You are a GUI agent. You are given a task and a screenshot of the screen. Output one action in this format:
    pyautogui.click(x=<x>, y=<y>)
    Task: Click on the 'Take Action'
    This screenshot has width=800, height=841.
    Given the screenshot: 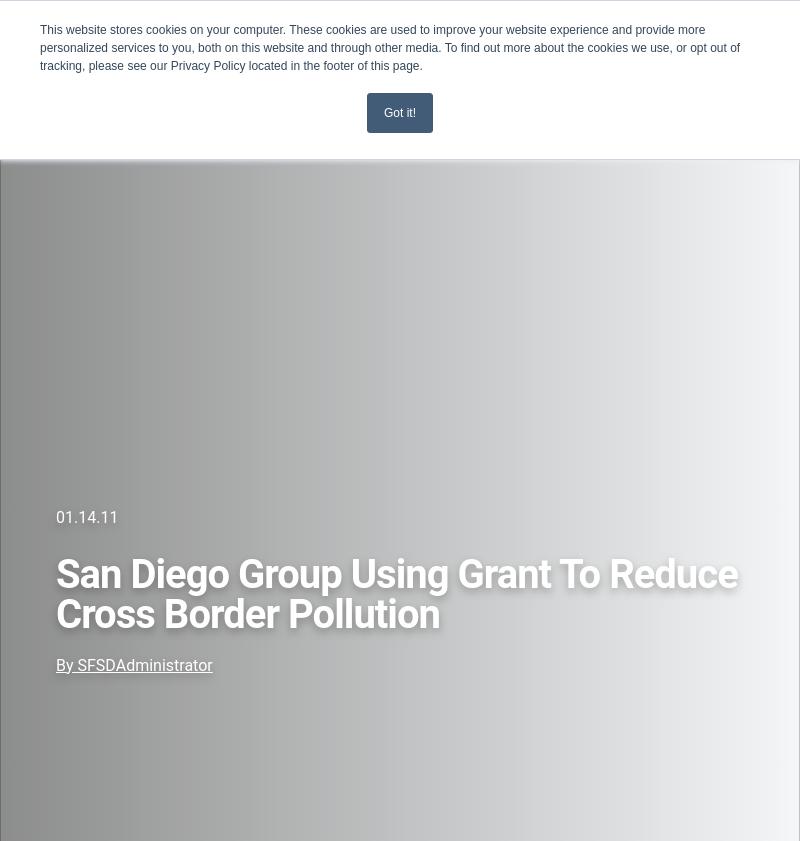 What is the action you would take?
    pyautogui.click(x=60, y=272)
    